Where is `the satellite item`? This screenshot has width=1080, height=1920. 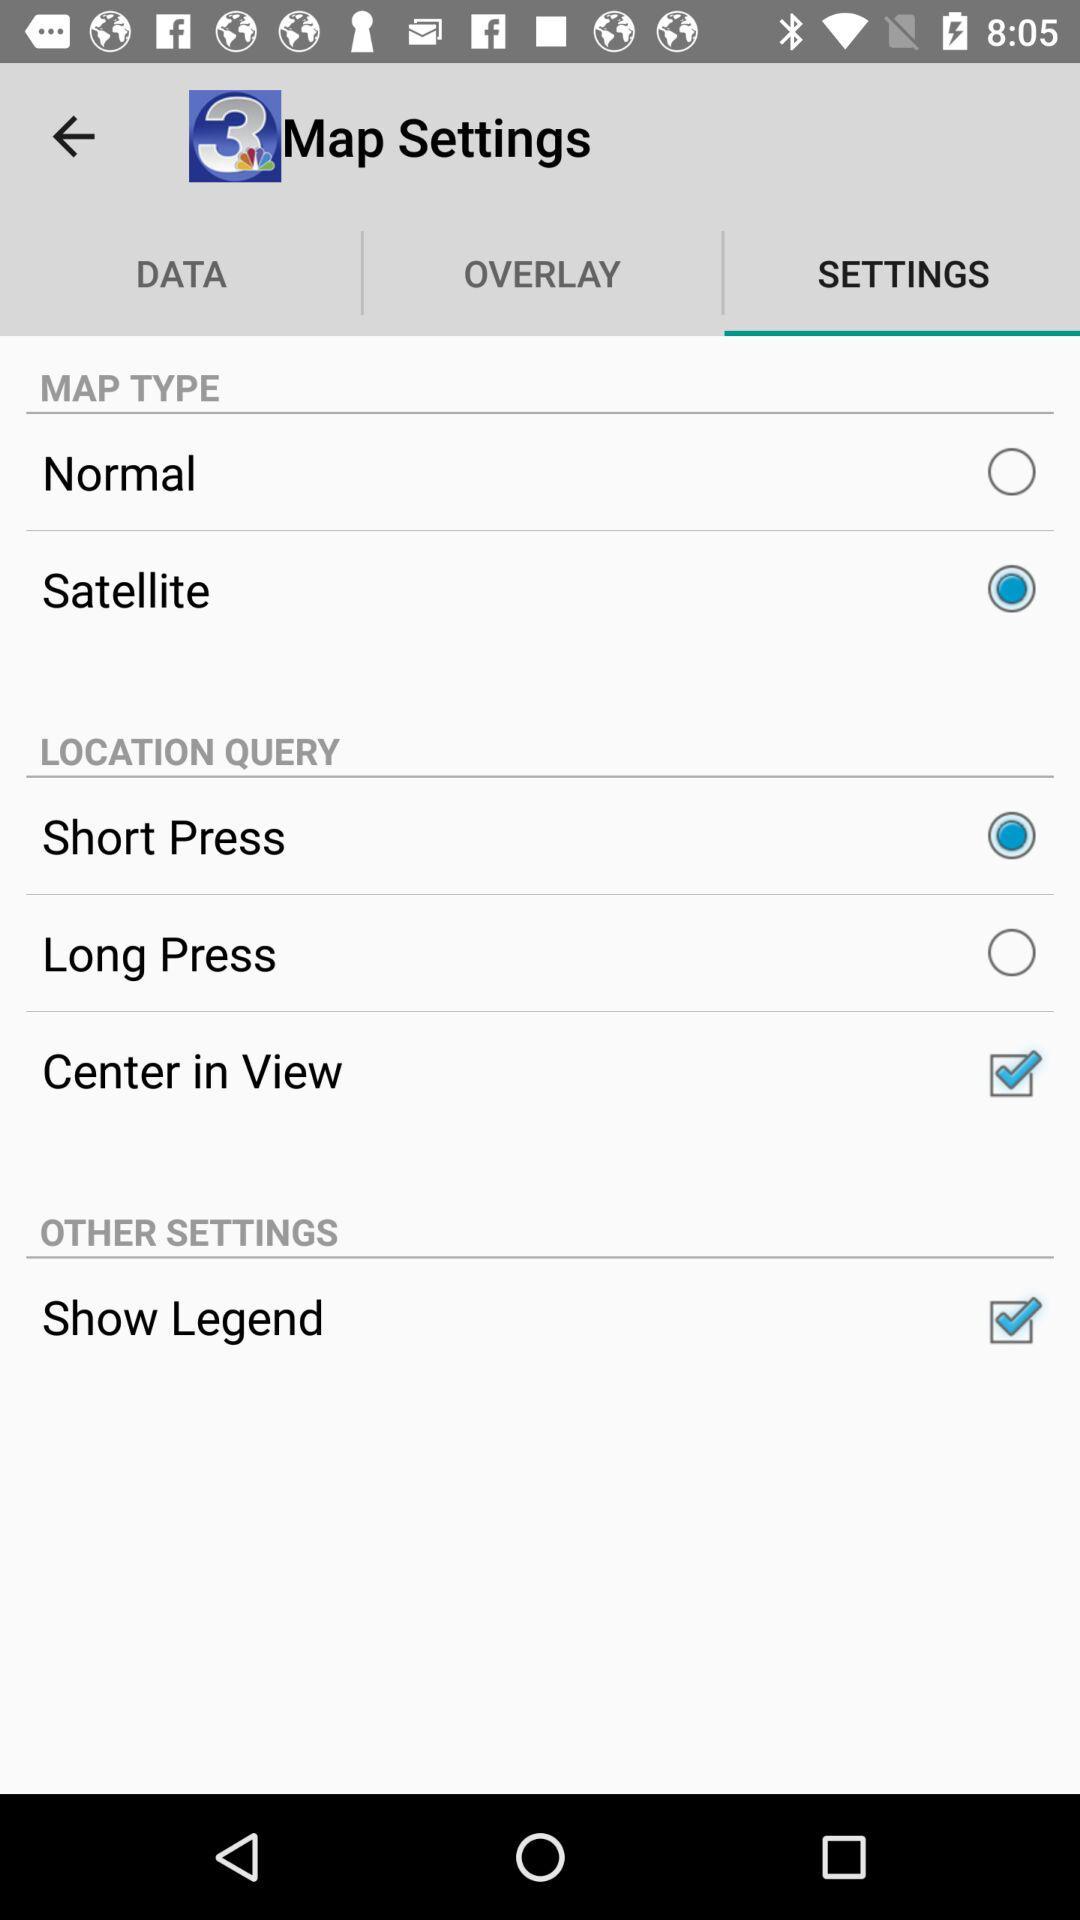 the satellite item is located at coordinates (540, 588).